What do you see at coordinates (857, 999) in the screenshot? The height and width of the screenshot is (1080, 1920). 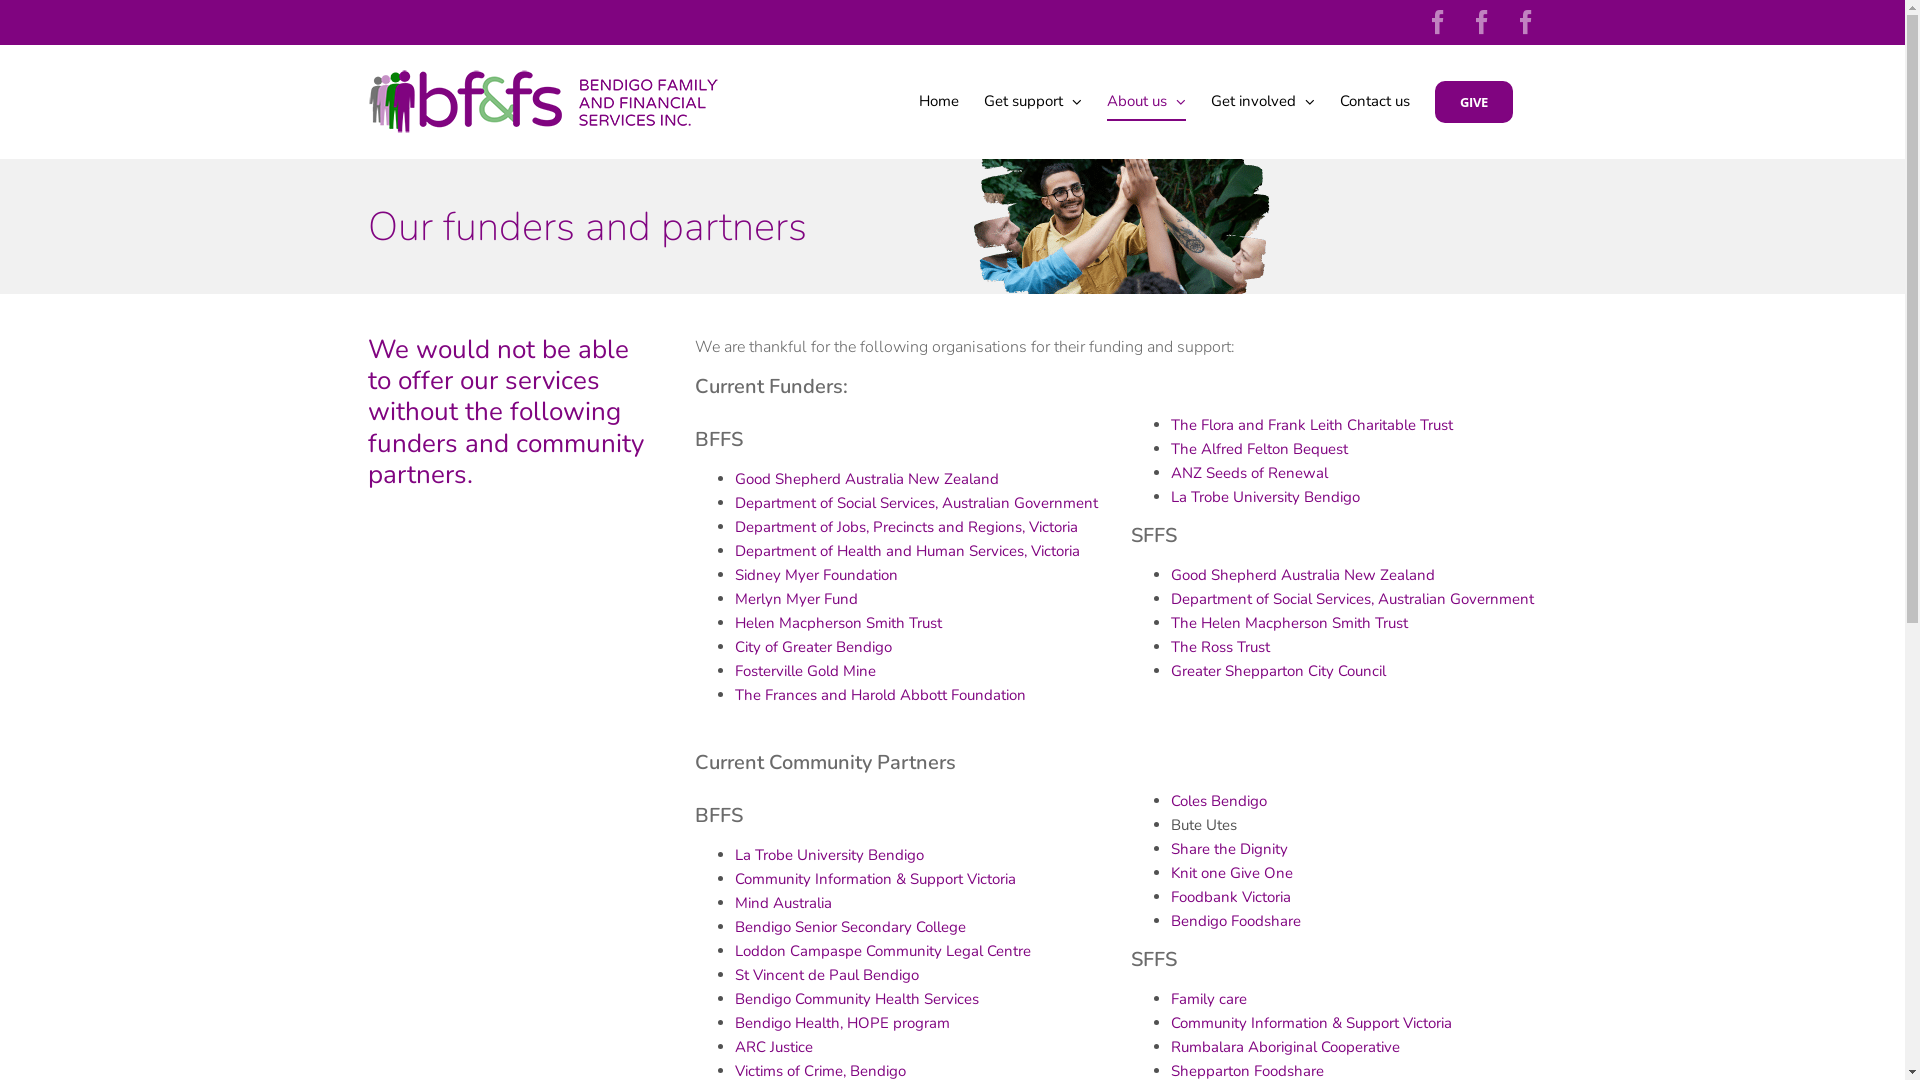 I see `'Bendigo Community Health Services'` at bounding box center [857, 999].